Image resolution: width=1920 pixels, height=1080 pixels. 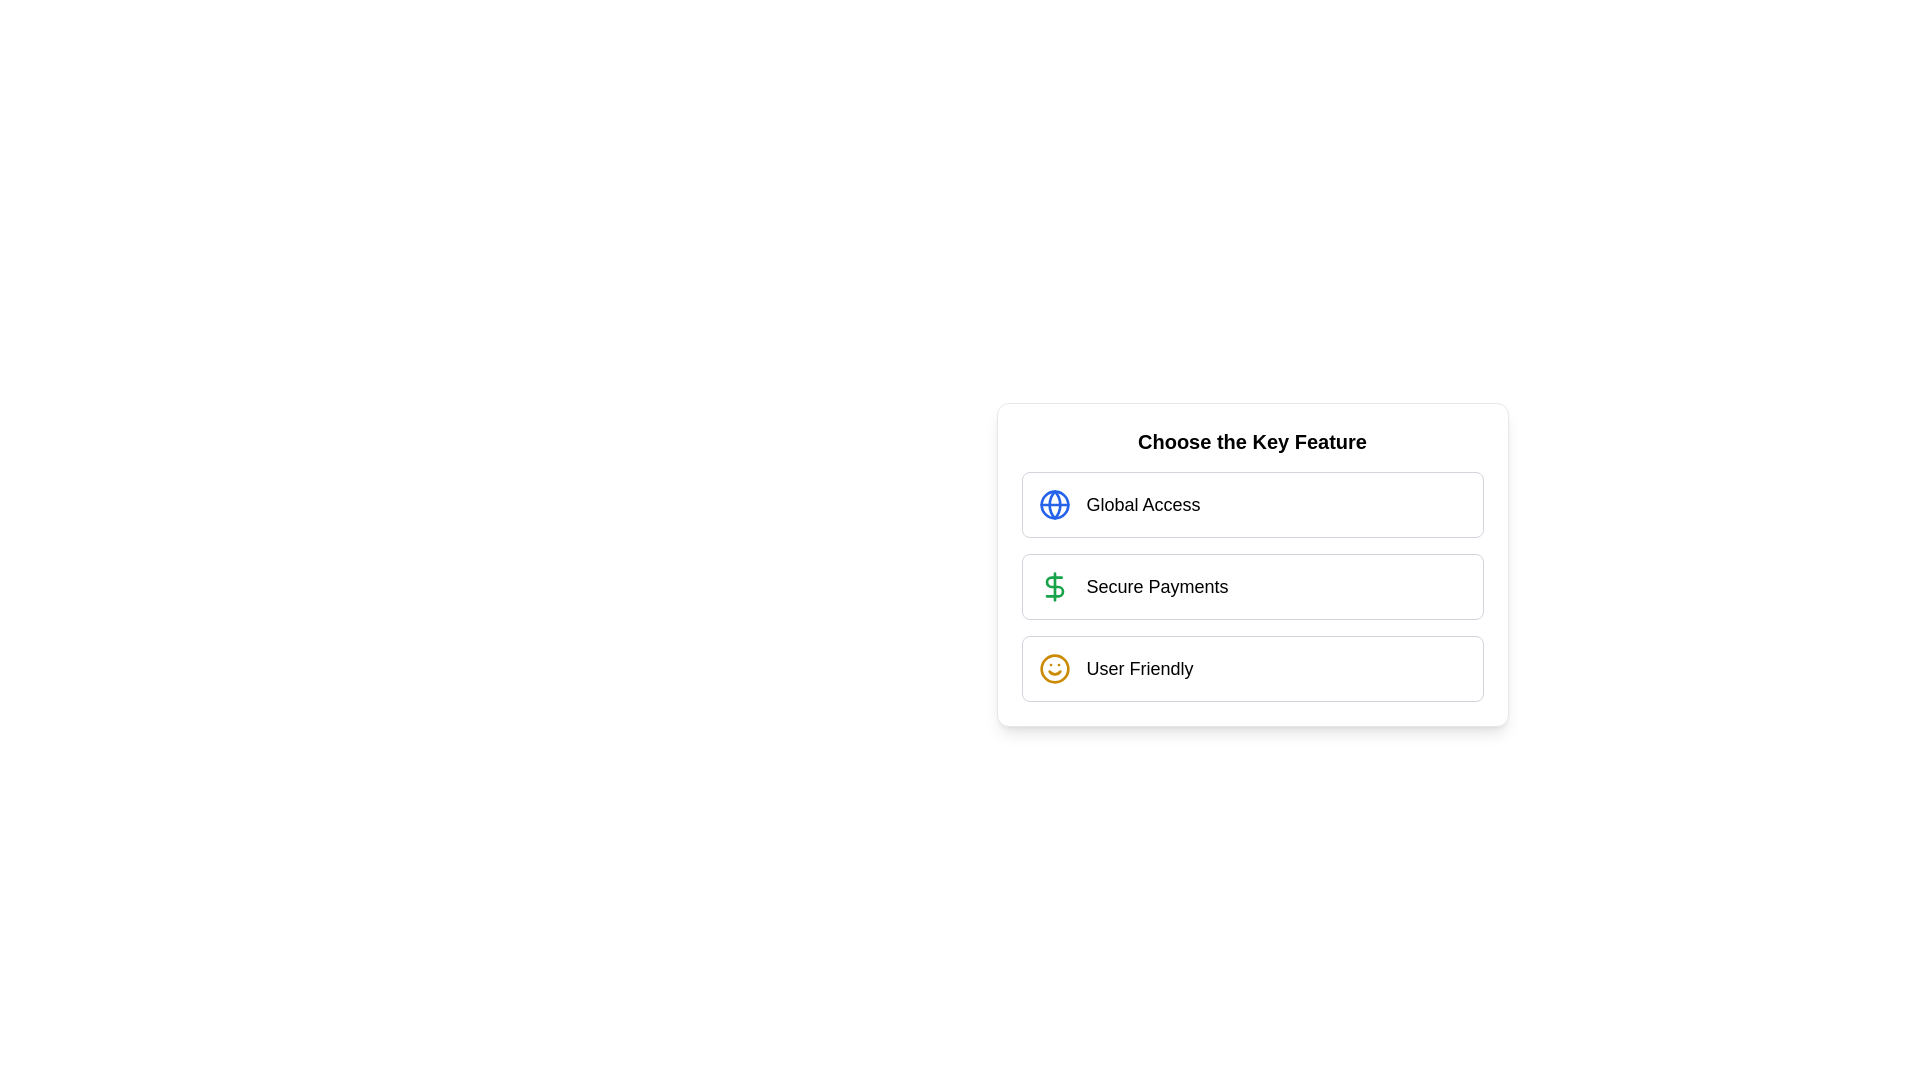 I want to click on the green dollar symbol icon enclosed within a circular shape, positioned next to the text 'Secure Payments' in the list of options under 'Choose the Key Feature', so click(x=1053, y=585).